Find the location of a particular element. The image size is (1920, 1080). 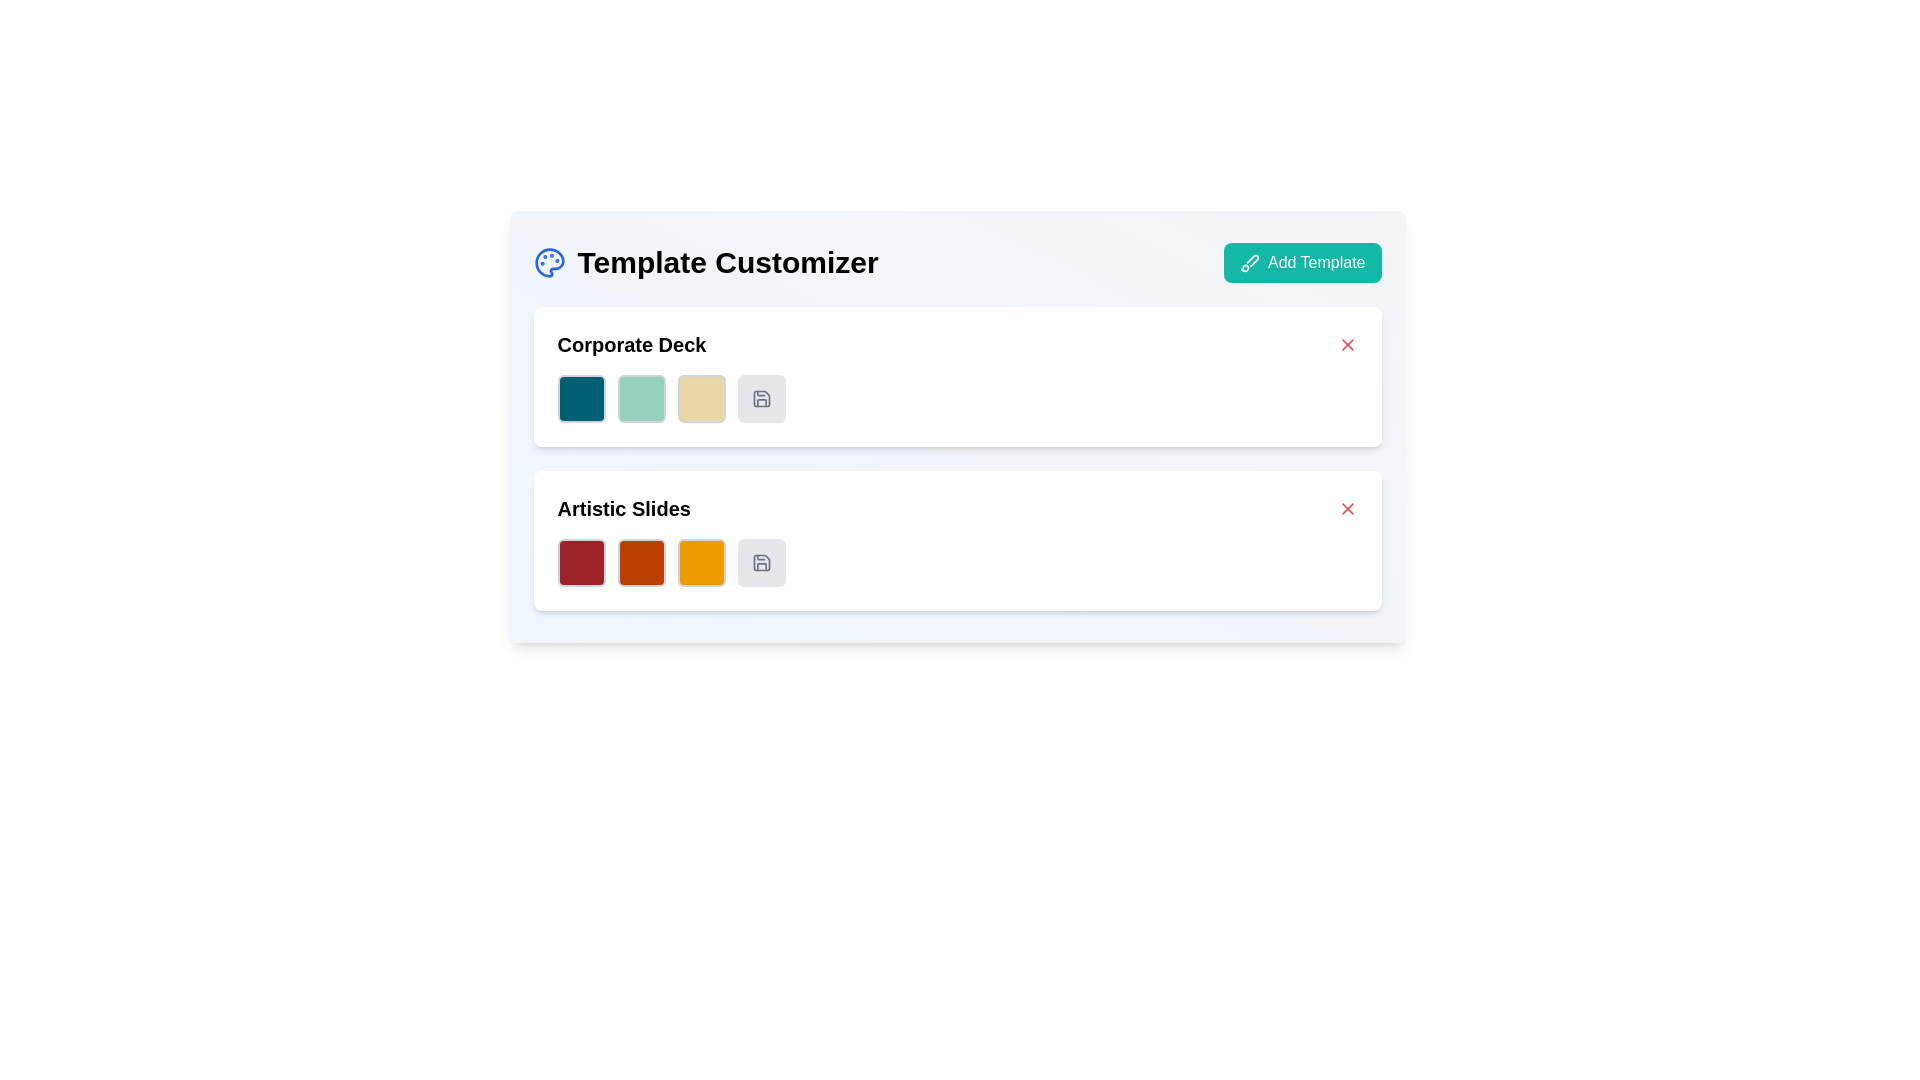

the first color block in the horizontal row of color blocks within the 'Artistic Slides' section is located at coordinates (580, 563).